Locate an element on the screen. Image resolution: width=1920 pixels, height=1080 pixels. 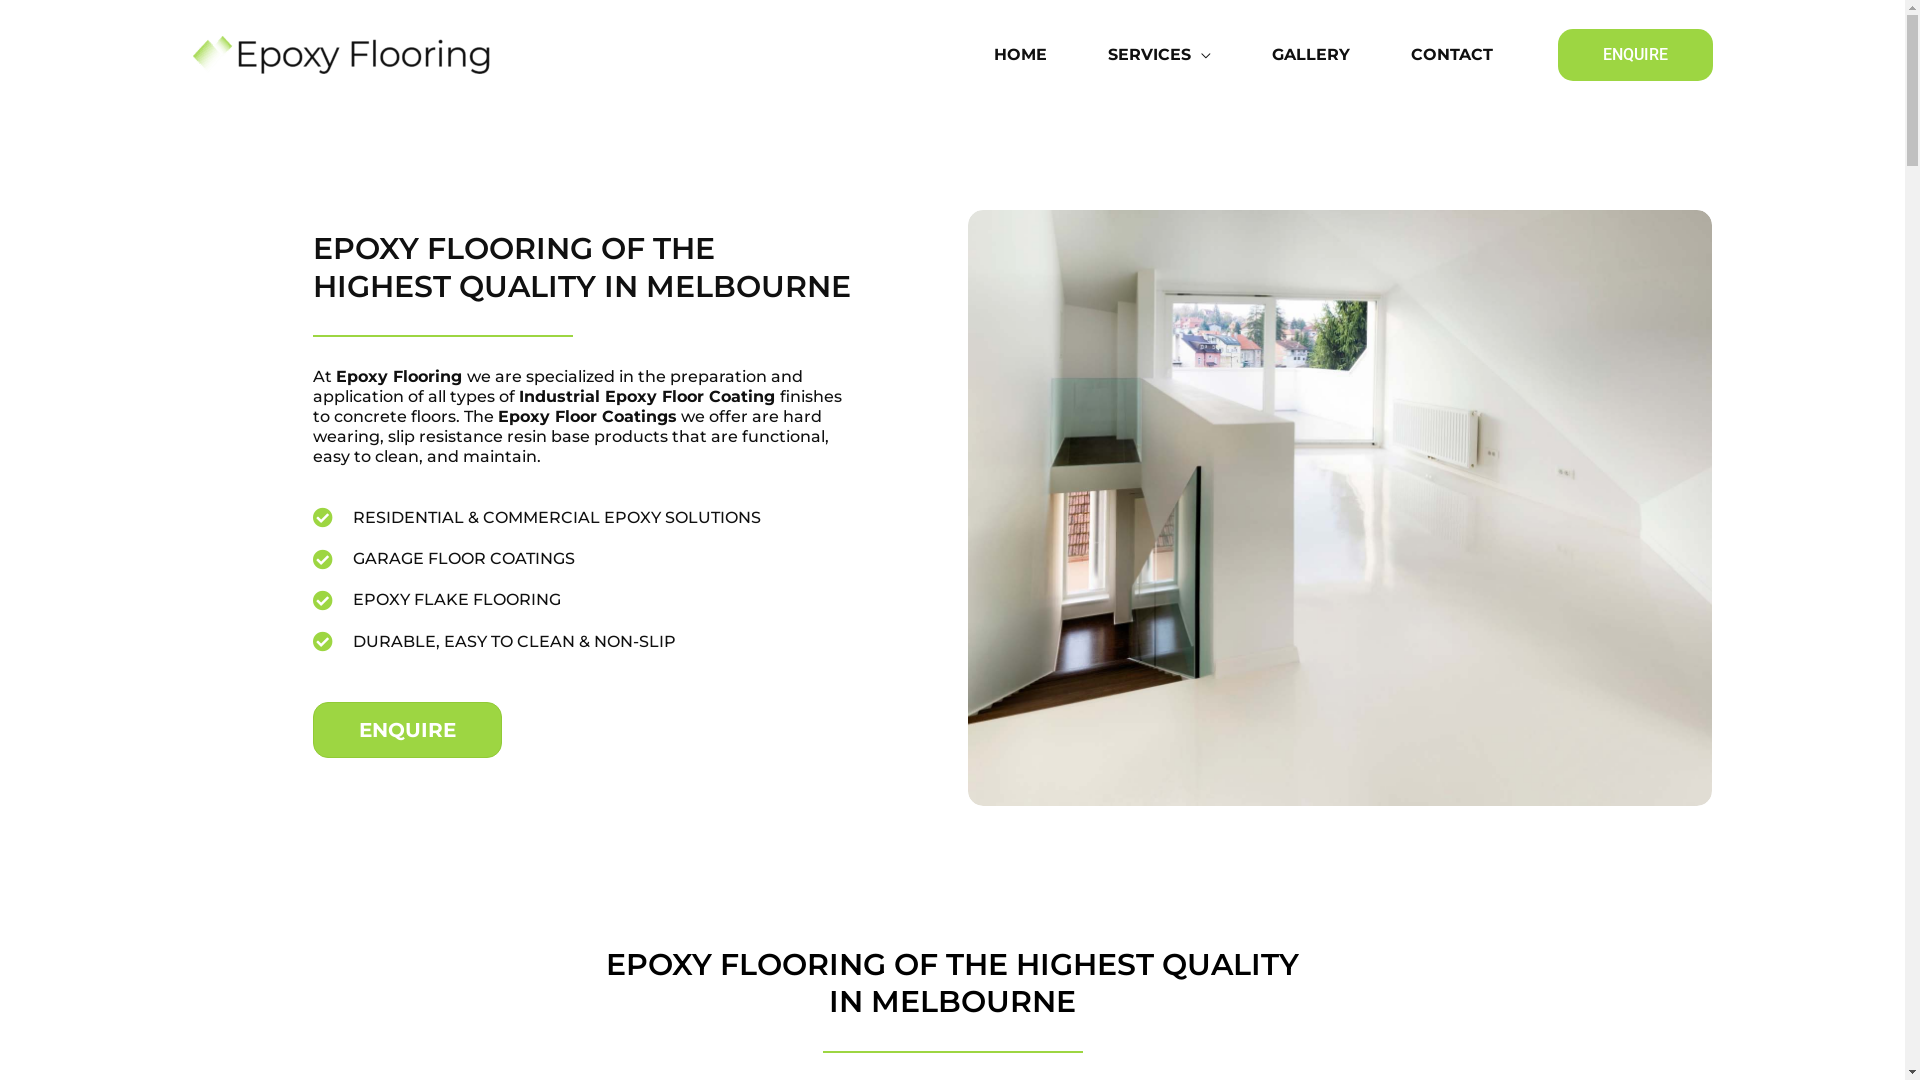
'GALLERY' is located at coordinates (1325, 53).